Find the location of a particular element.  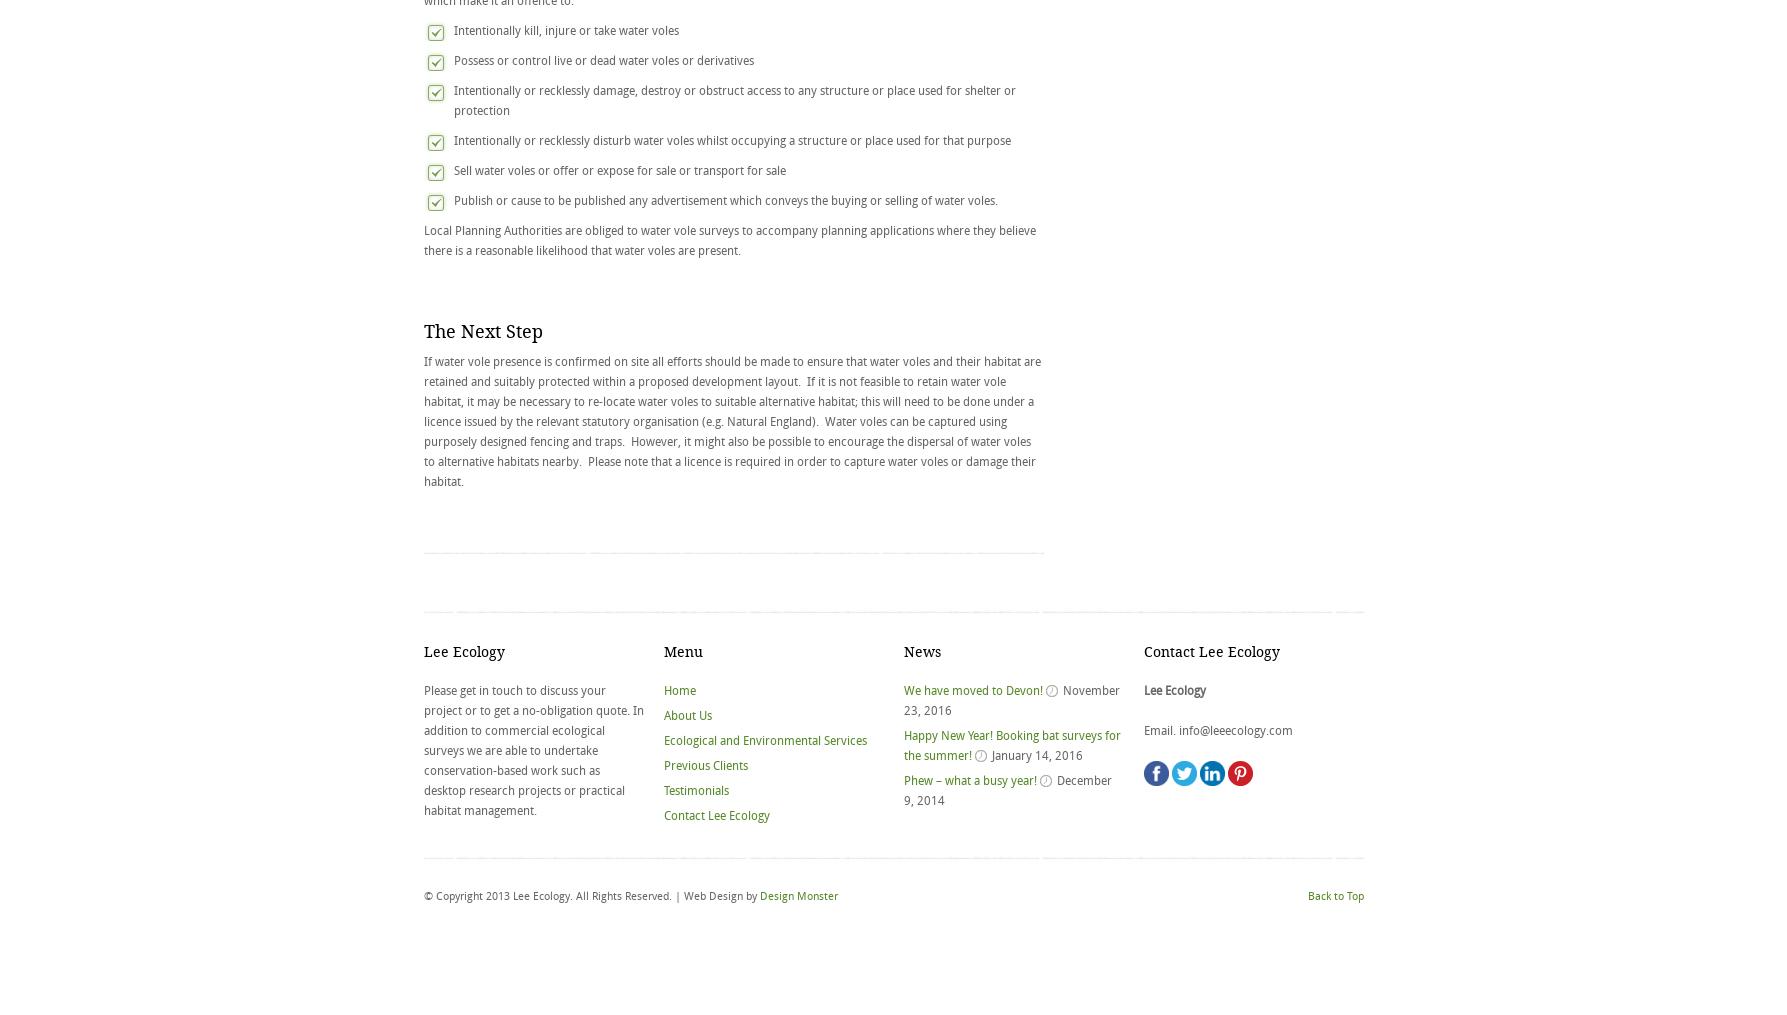

'Publish or cause to be published any advertisement which conveys the buying or selling of water voles.' is located at coordinates (724, 199).